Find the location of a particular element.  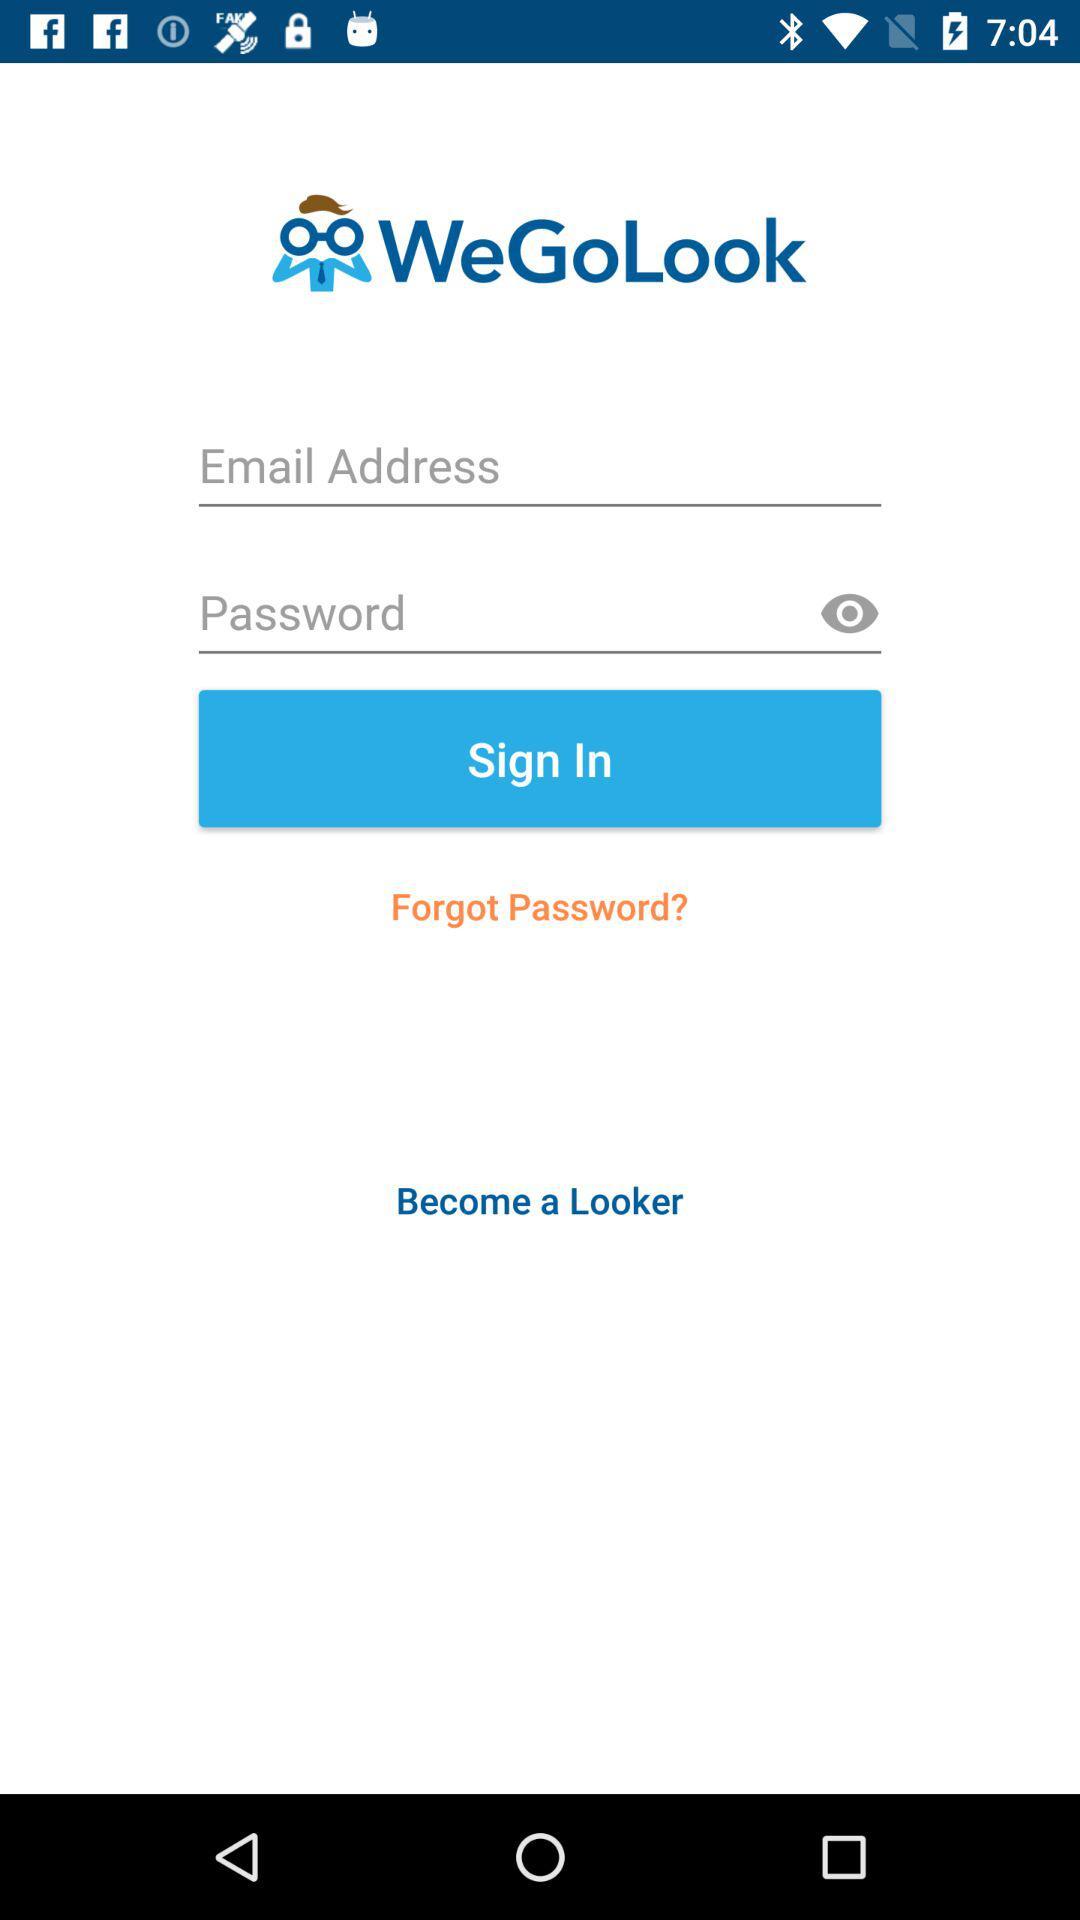

icon below the sign in item is located at coordinates (538, 905).